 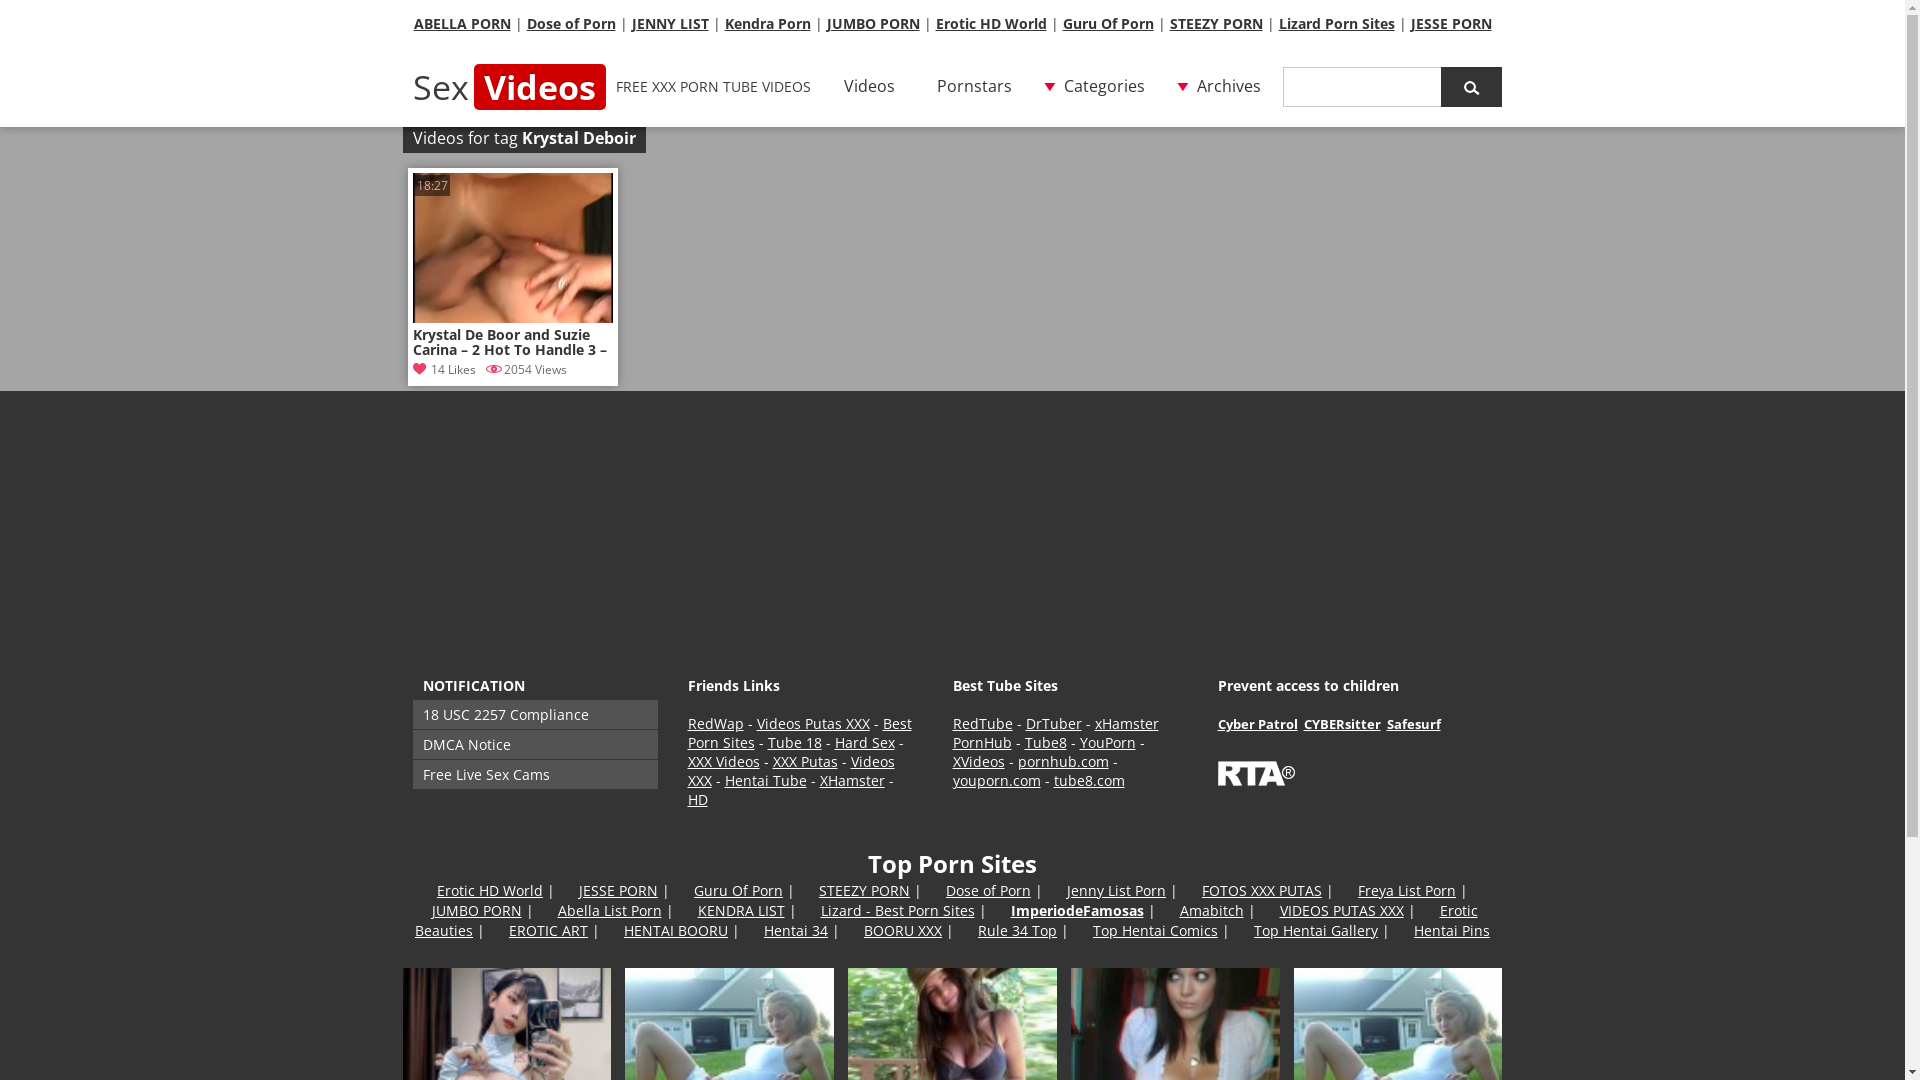 What do you see at coordinates (812, 723) in the screenshot?
I see `'Videos Putas XXX'` at bounding box center [812, 723].